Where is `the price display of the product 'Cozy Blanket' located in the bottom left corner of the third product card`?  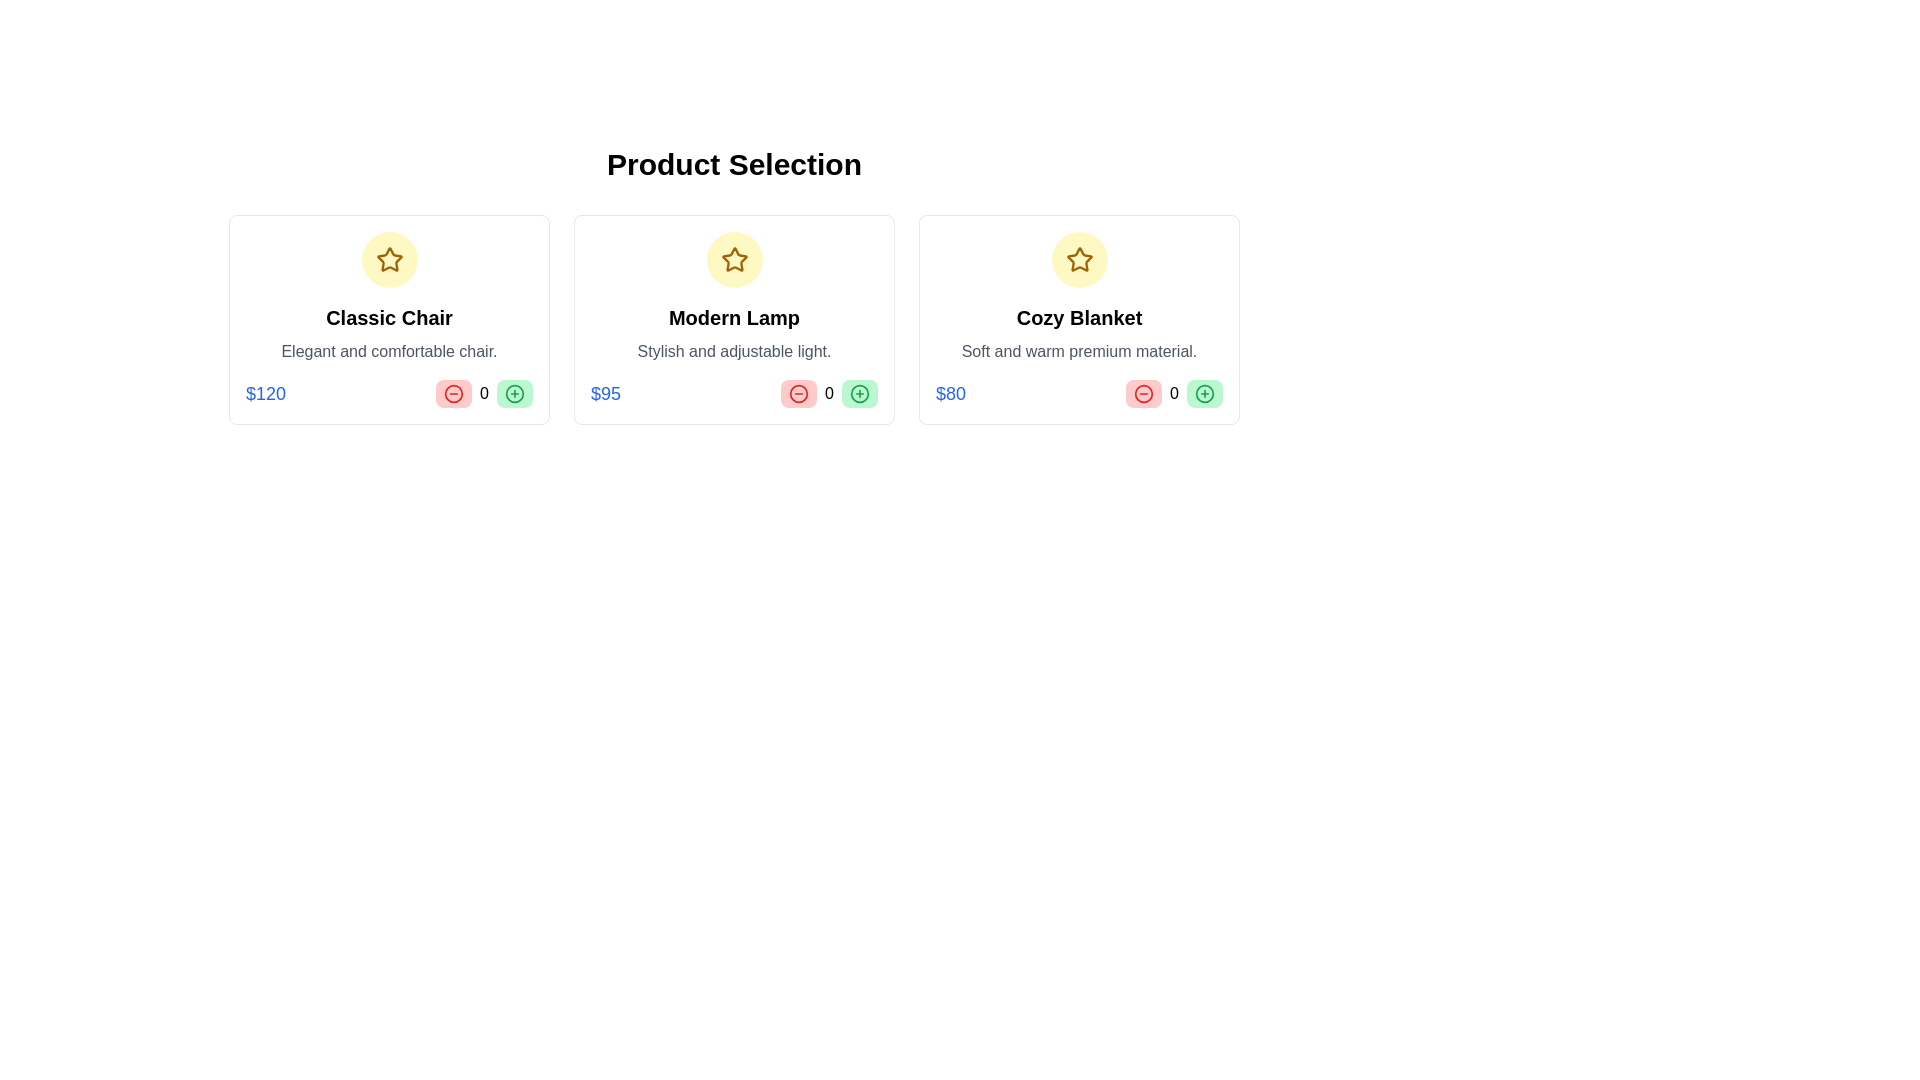 the price display of the product 'Cozy Blanket' located in the bottom left corner of the third product card is located at coordinates (949, 393).